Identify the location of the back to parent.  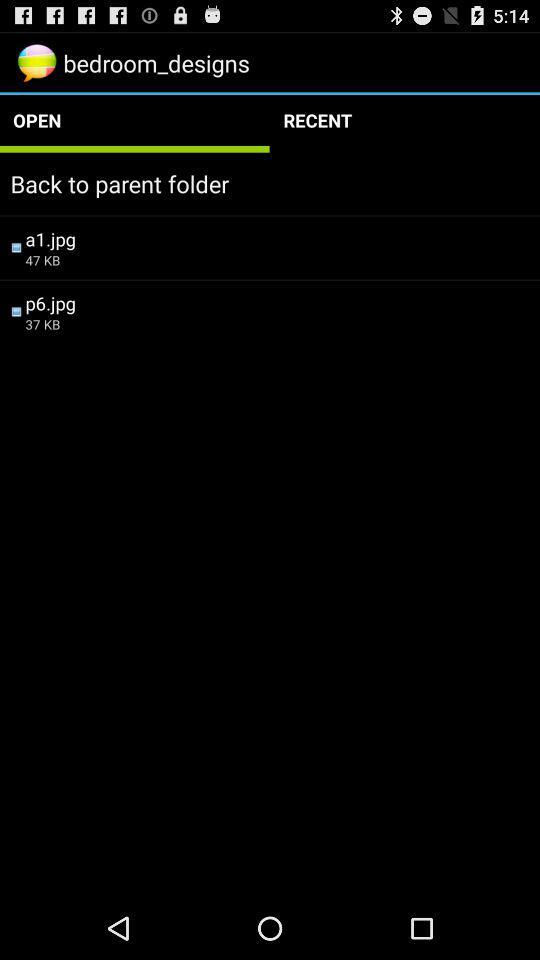
(270, 183).